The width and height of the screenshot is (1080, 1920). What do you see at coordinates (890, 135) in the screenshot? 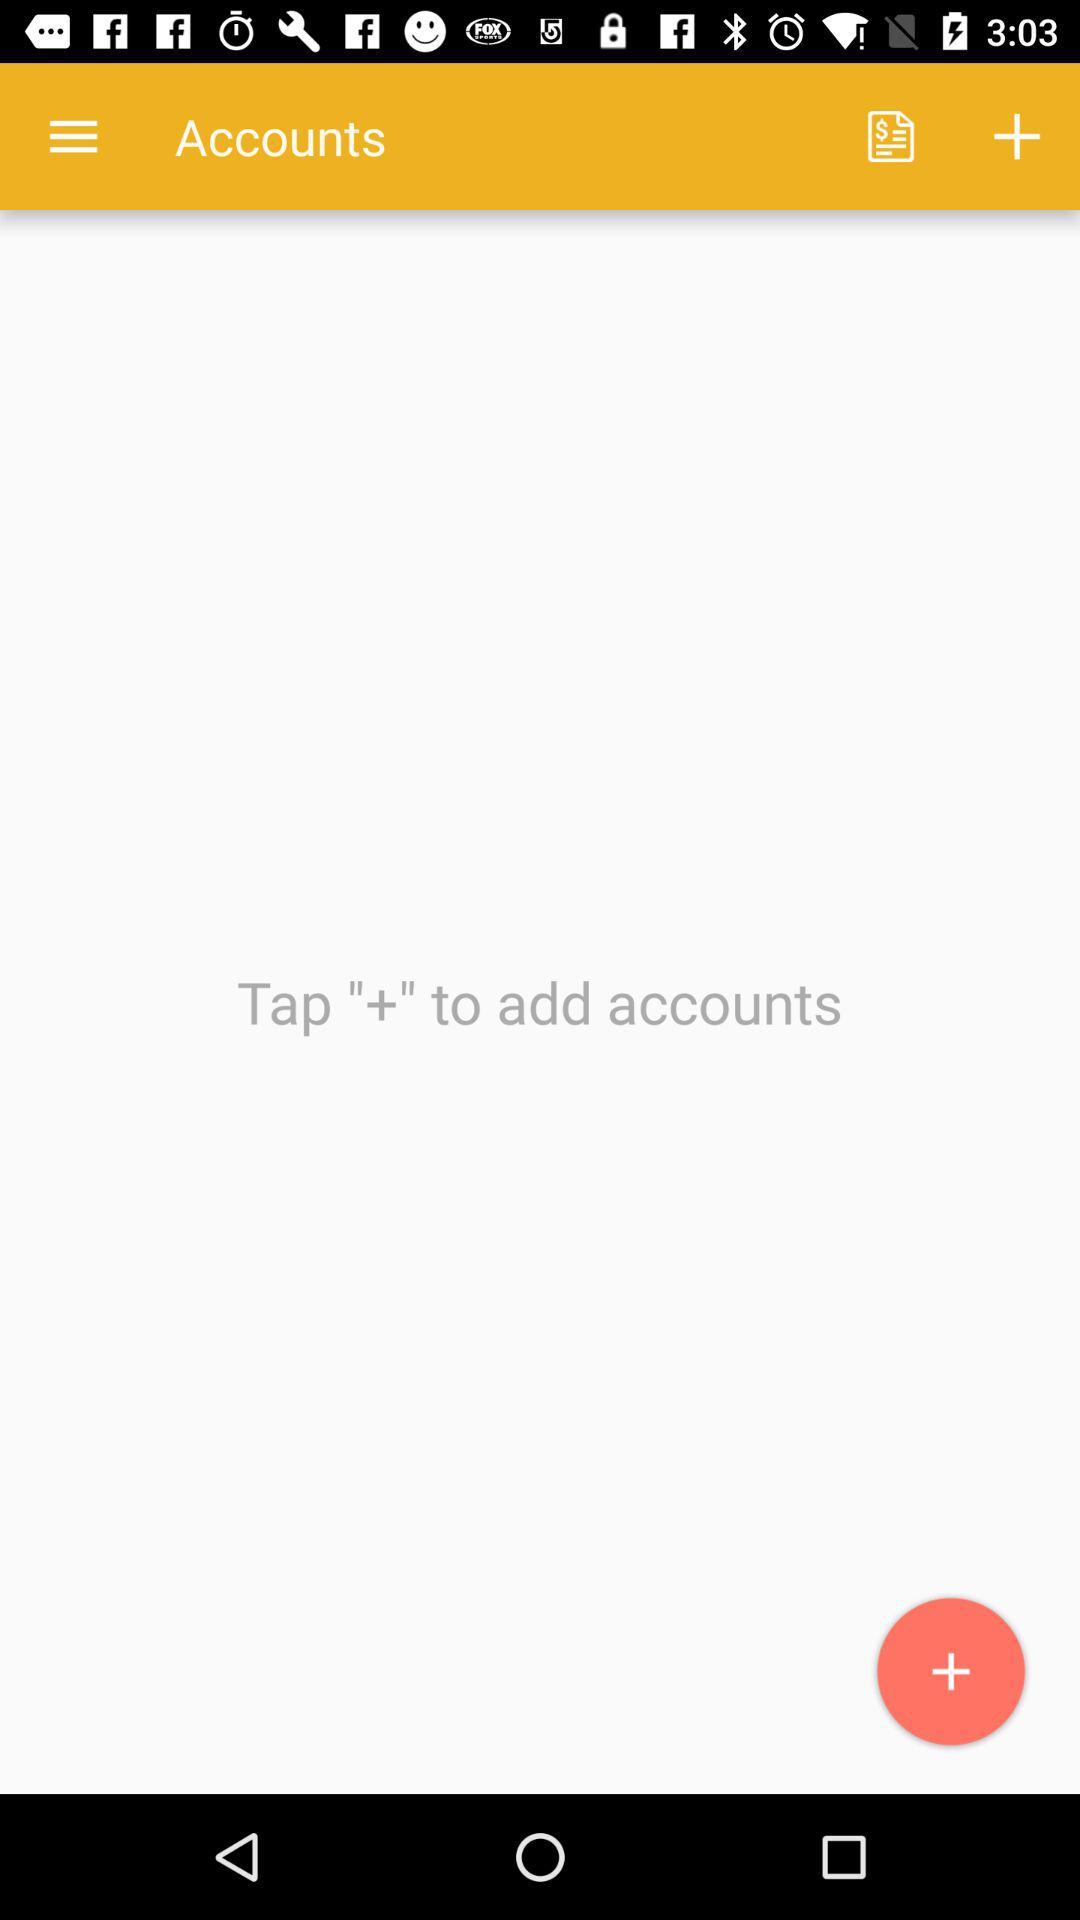
I see `icon to the right of the accounts` at bounding box center [890, 135].